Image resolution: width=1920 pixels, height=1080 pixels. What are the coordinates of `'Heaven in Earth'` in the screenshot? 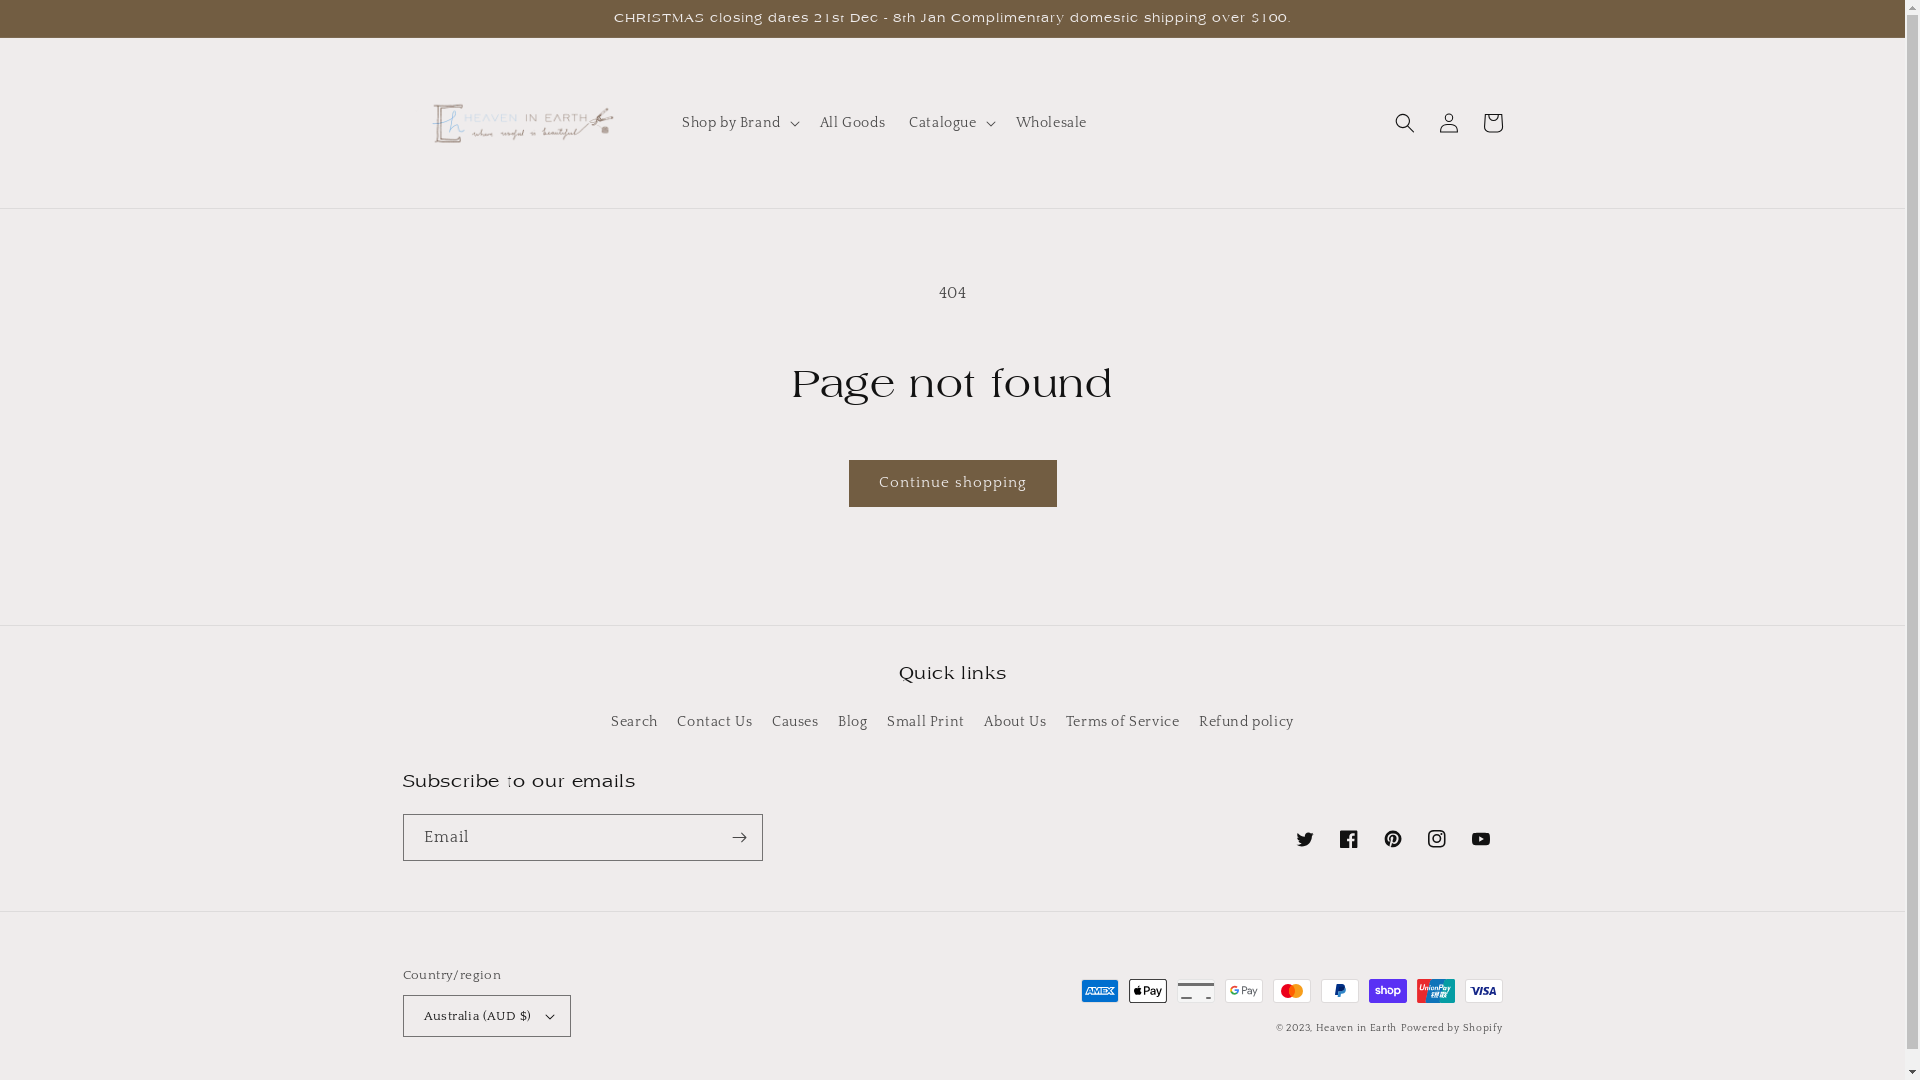 It's located at (1357, 1028).